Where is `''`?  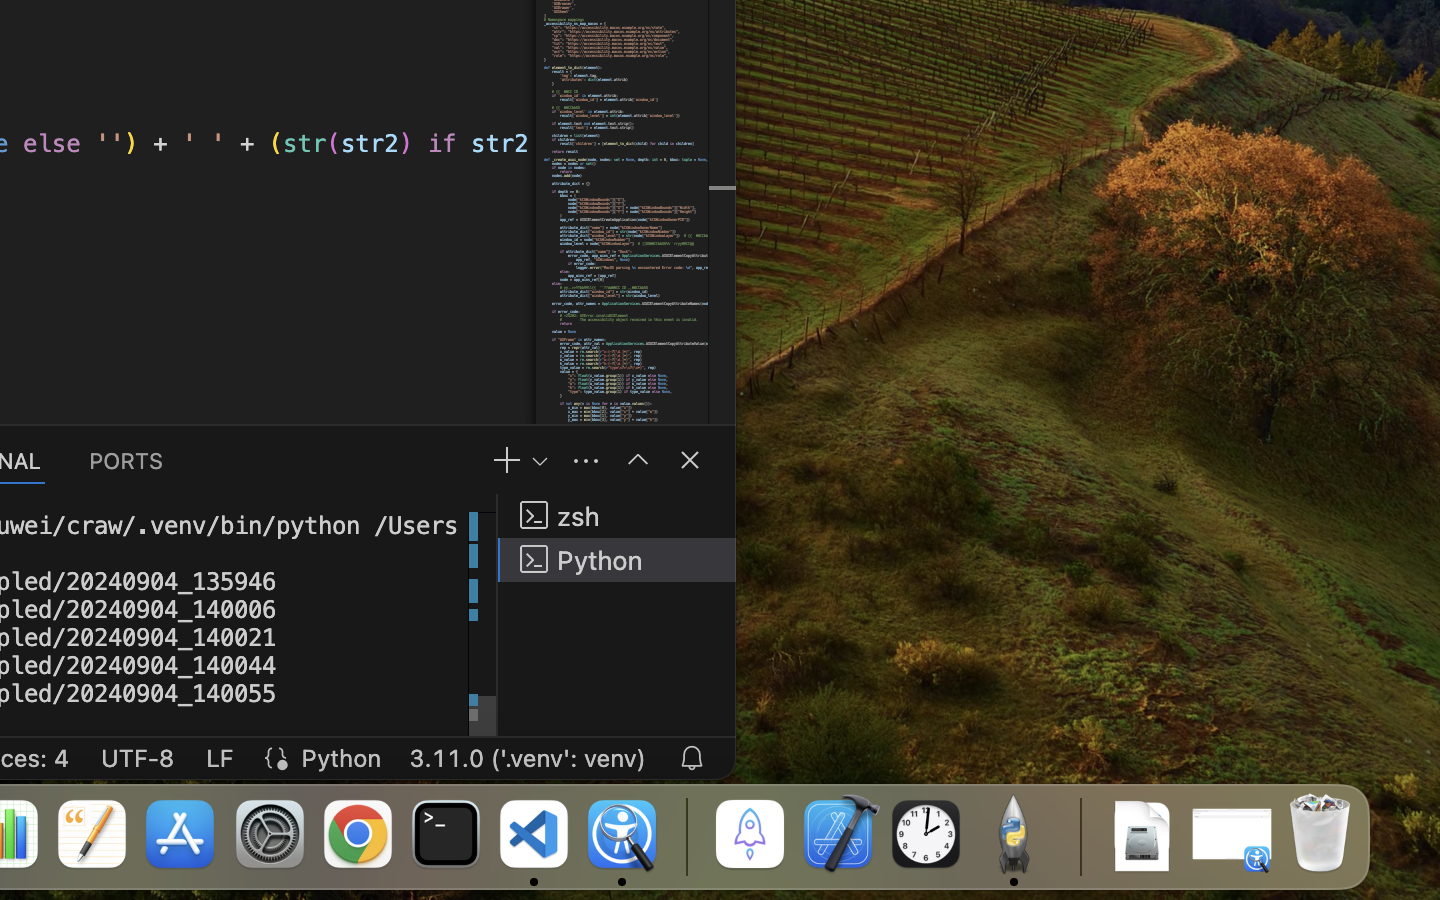
'' is located at coordinates (690, 458).